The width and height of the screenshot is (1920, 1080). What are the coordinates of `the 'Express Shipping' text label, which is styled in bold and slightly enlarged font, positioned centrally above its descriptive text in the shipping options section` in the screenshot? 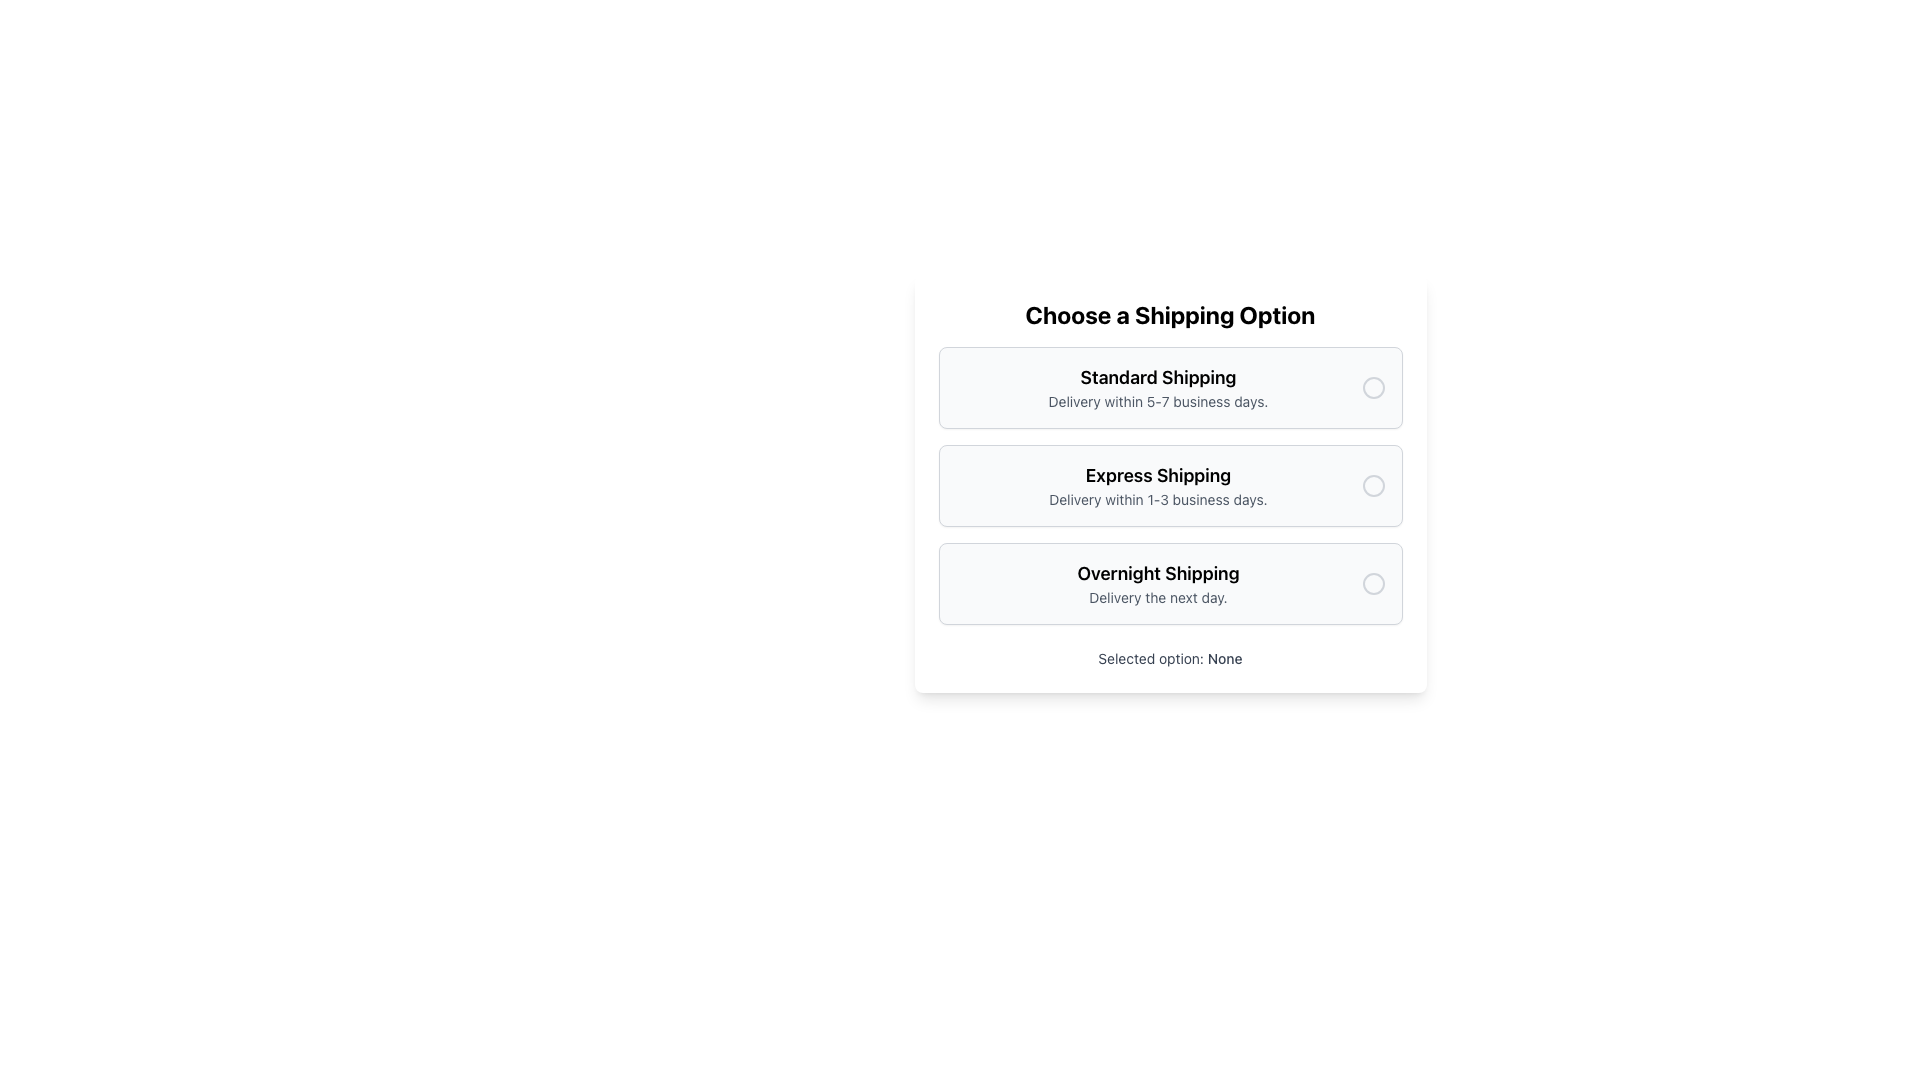 It's located at (1158, 475).